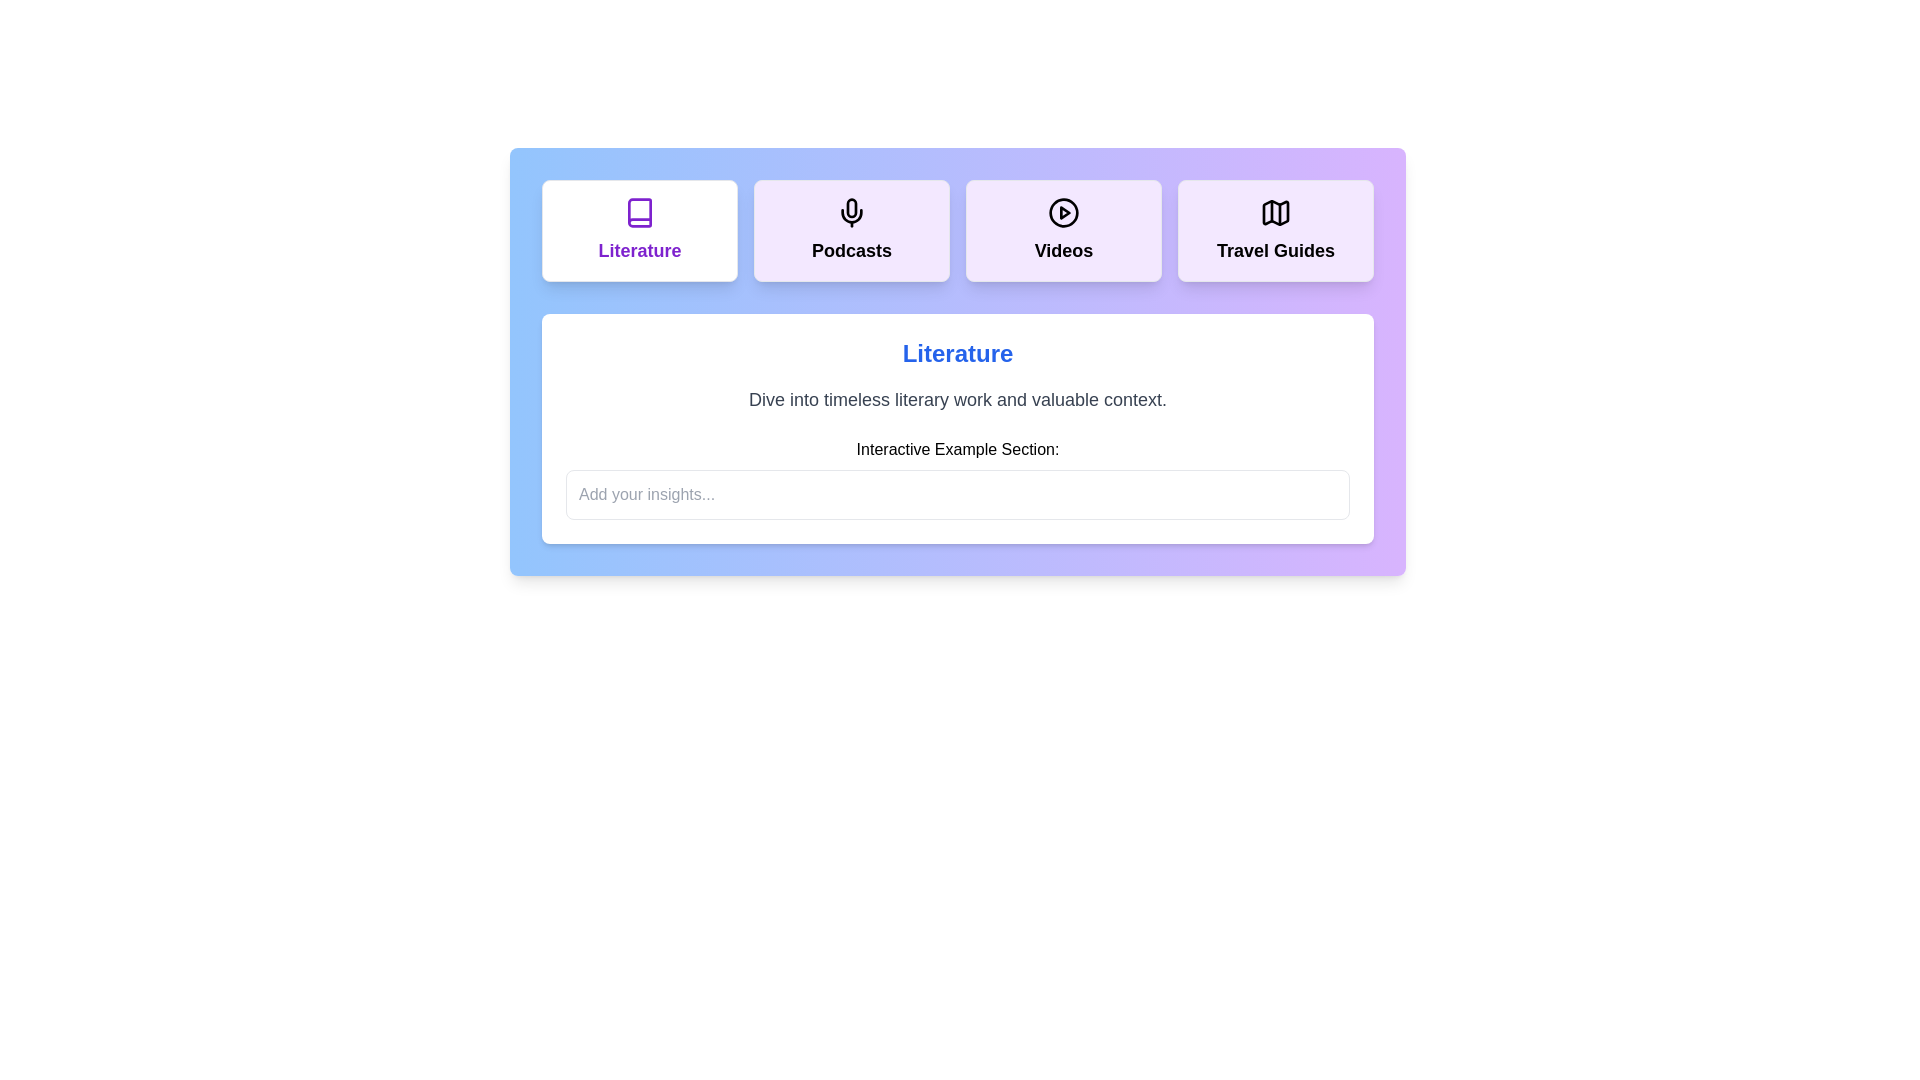  What do you see at coordinates (1275, 230) in the screenshot?
I see `the tab titled 'Travel Guides'` at bounding box center [1275, 230].